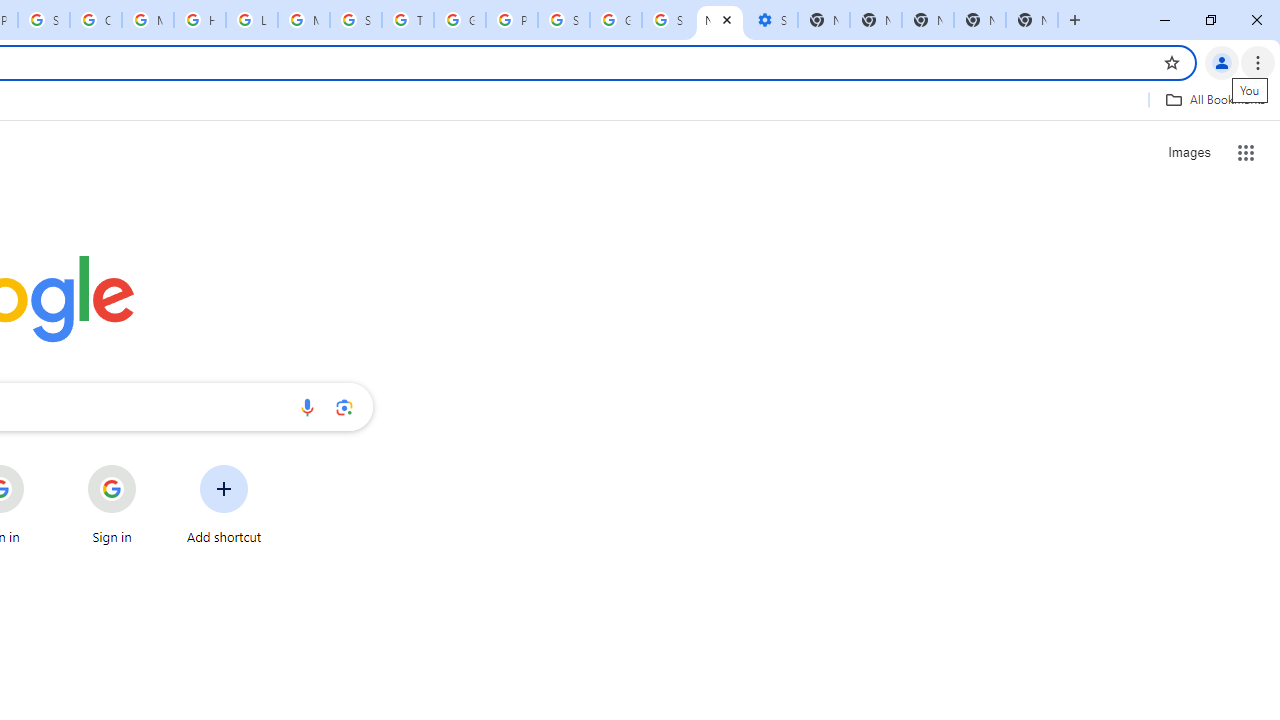 The width and height of the screenshot is (1280, 720). I want to click on 'Add shortcut', so click(224, 504).